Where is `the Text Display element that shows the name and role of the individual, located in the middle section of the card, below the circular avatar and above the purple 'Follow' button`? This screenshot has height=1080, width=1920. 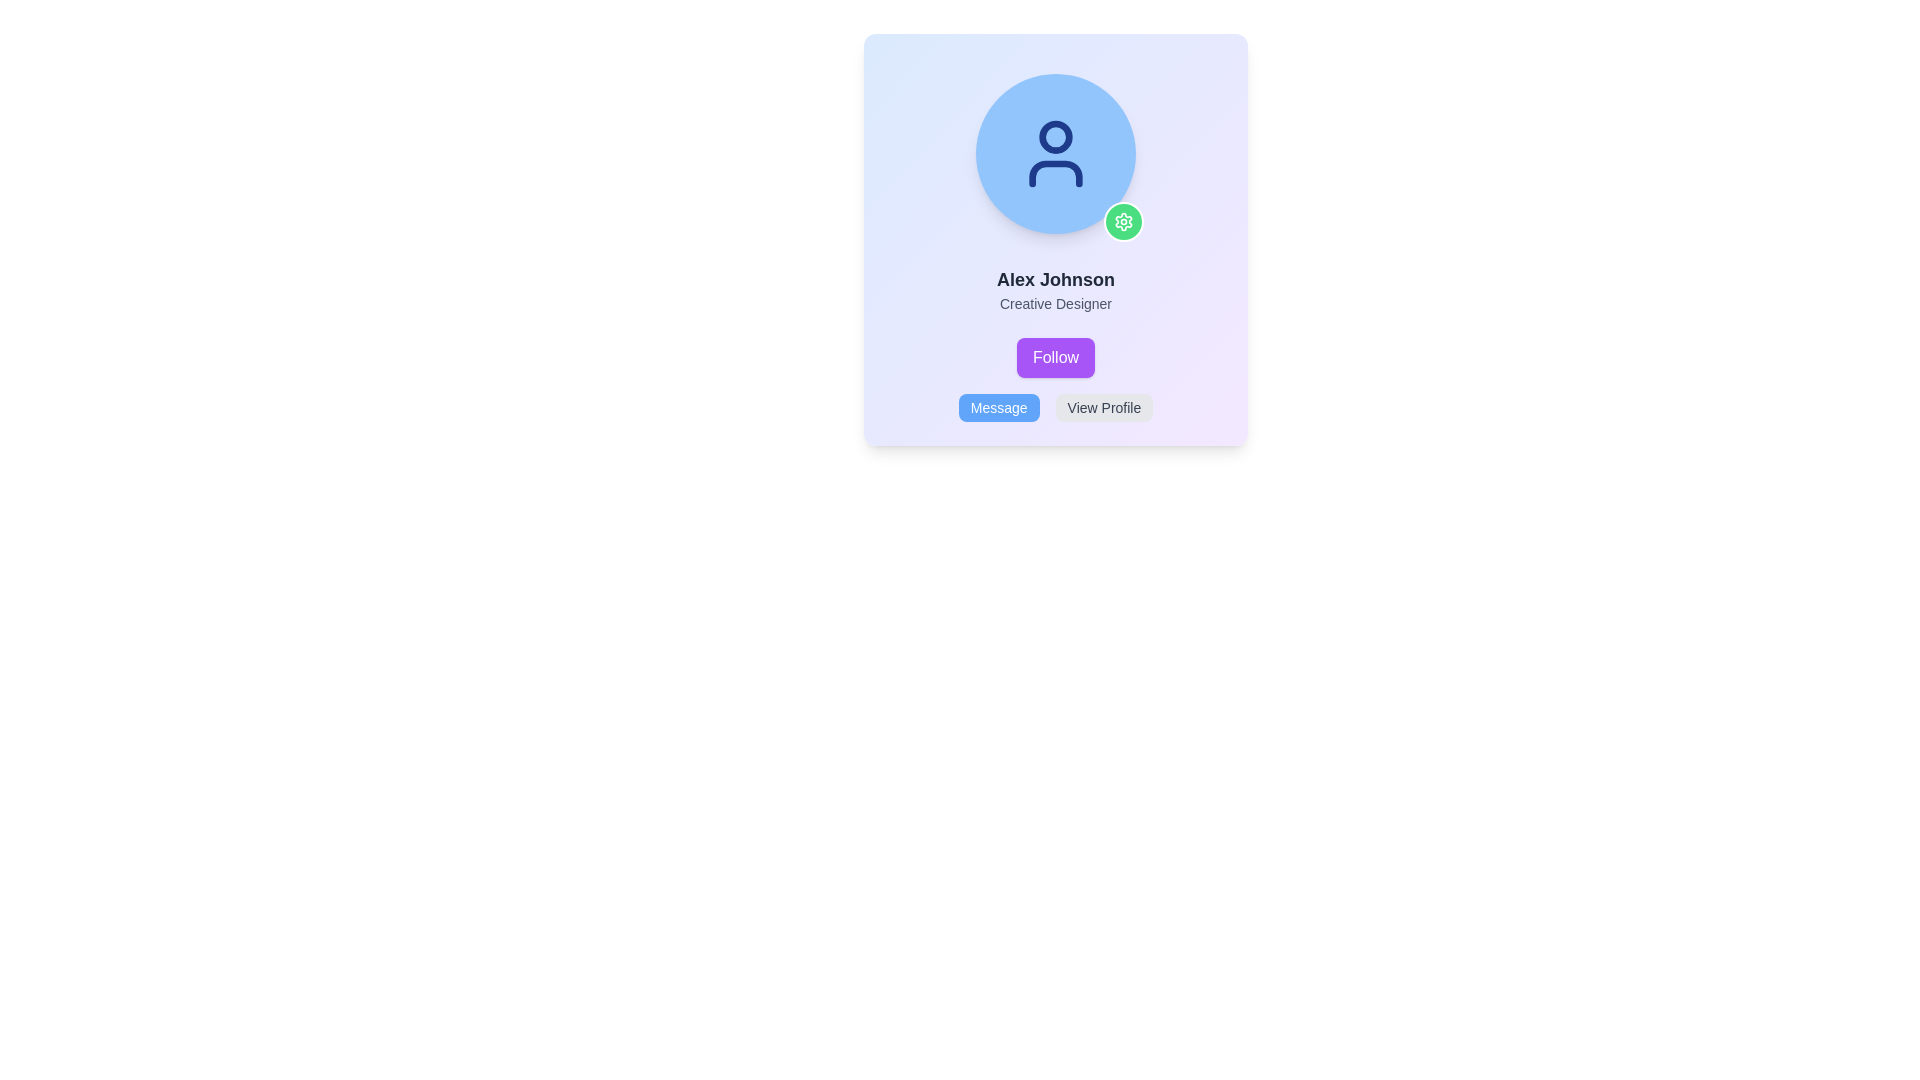 the Text Display element that shows the name and role of the individual, located in the middle section of the card, below the circular avatar and above the purple 'Follow' button is located at coordinates (1055, 289).